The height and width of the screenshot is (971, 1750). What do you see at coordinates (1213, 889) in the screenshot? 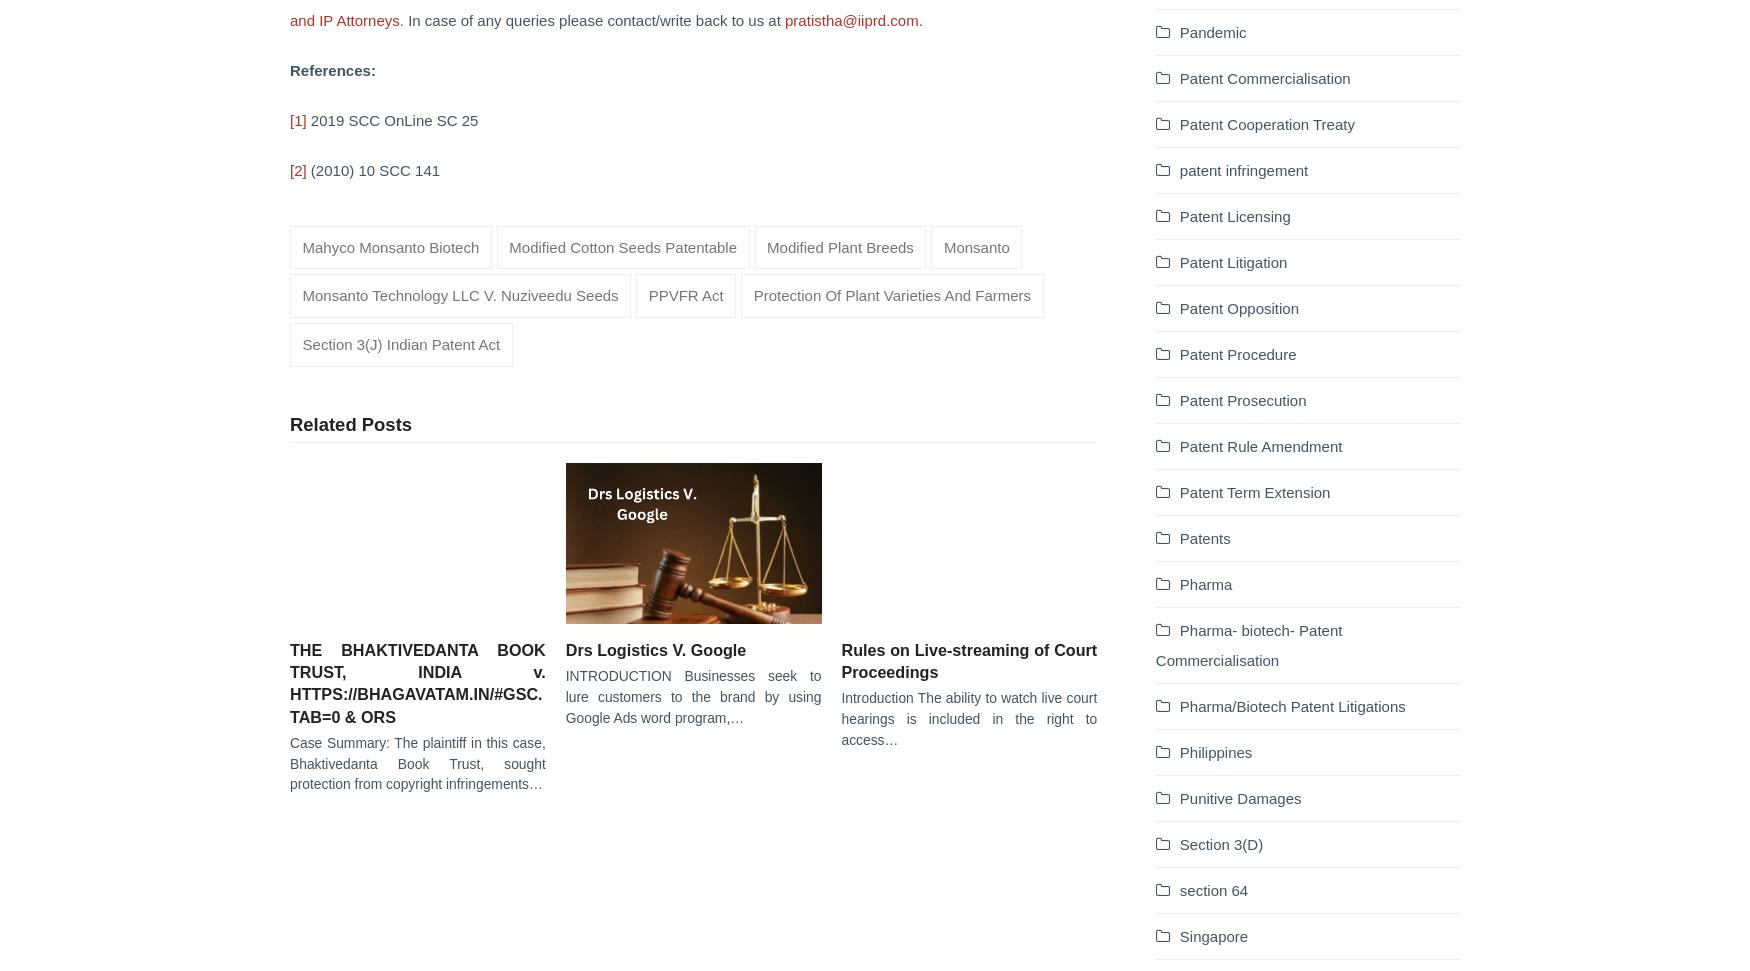
I see `'section 64'` at bounding box center [1213, 889].